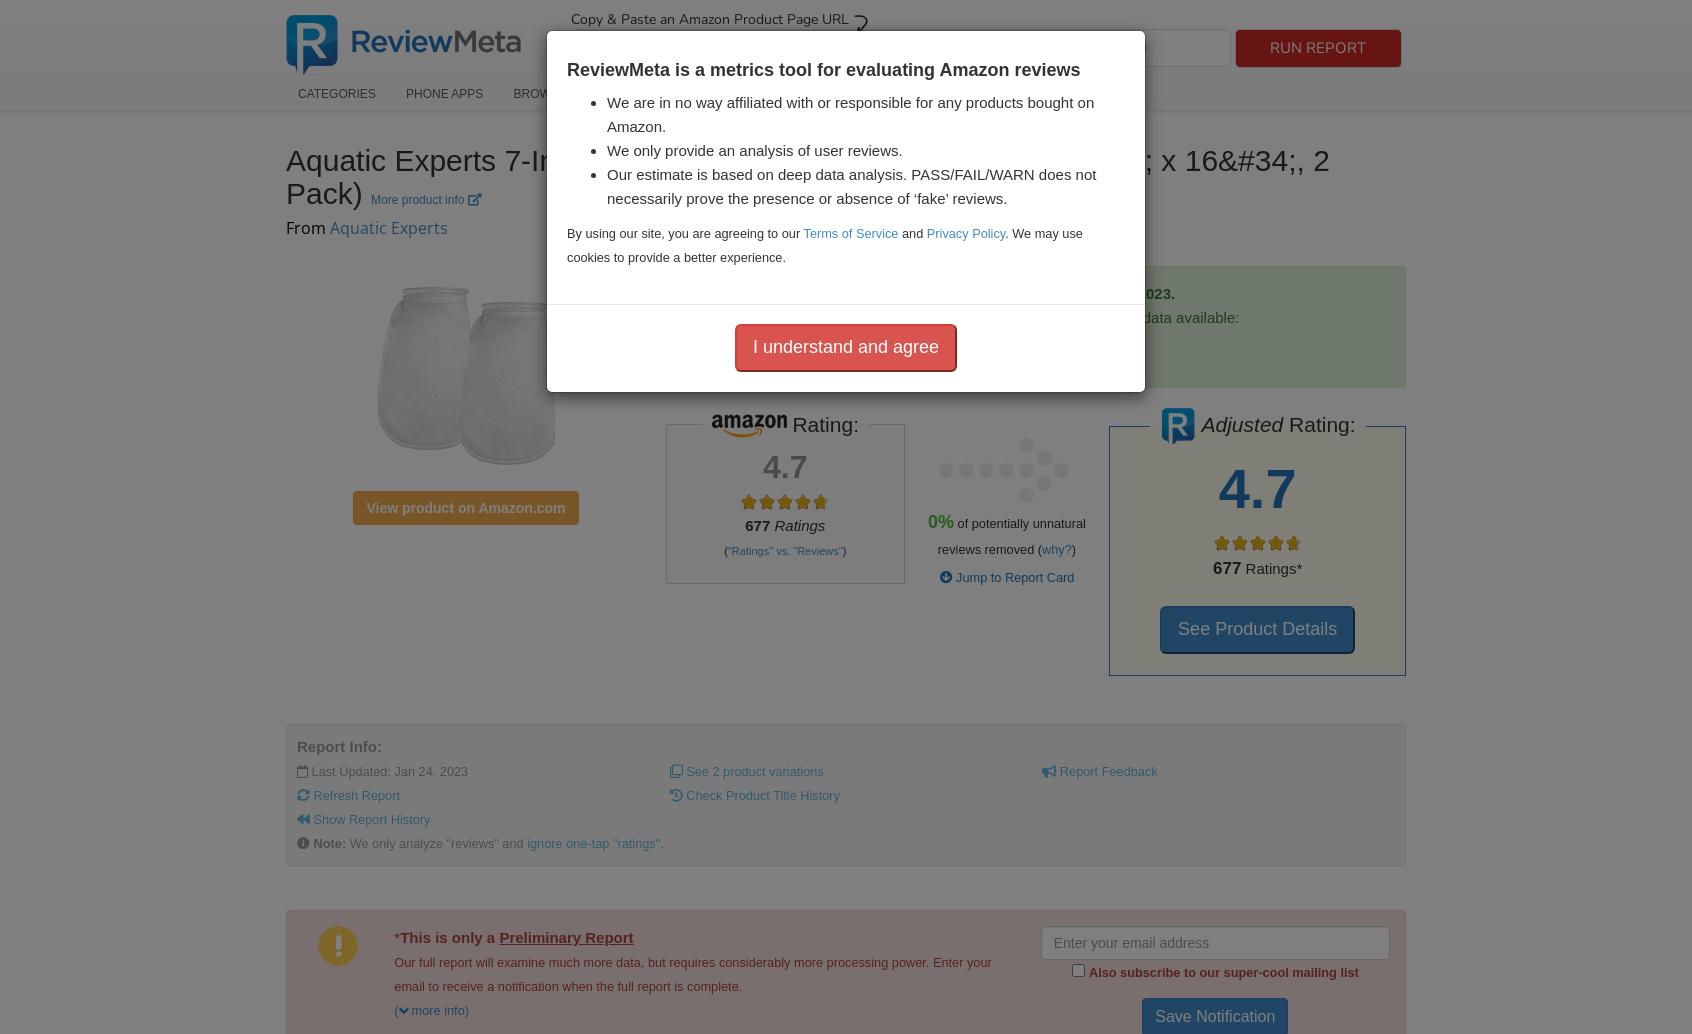  I want to click on '. We may use cookies to provide a better experience.', so click(824, 244).